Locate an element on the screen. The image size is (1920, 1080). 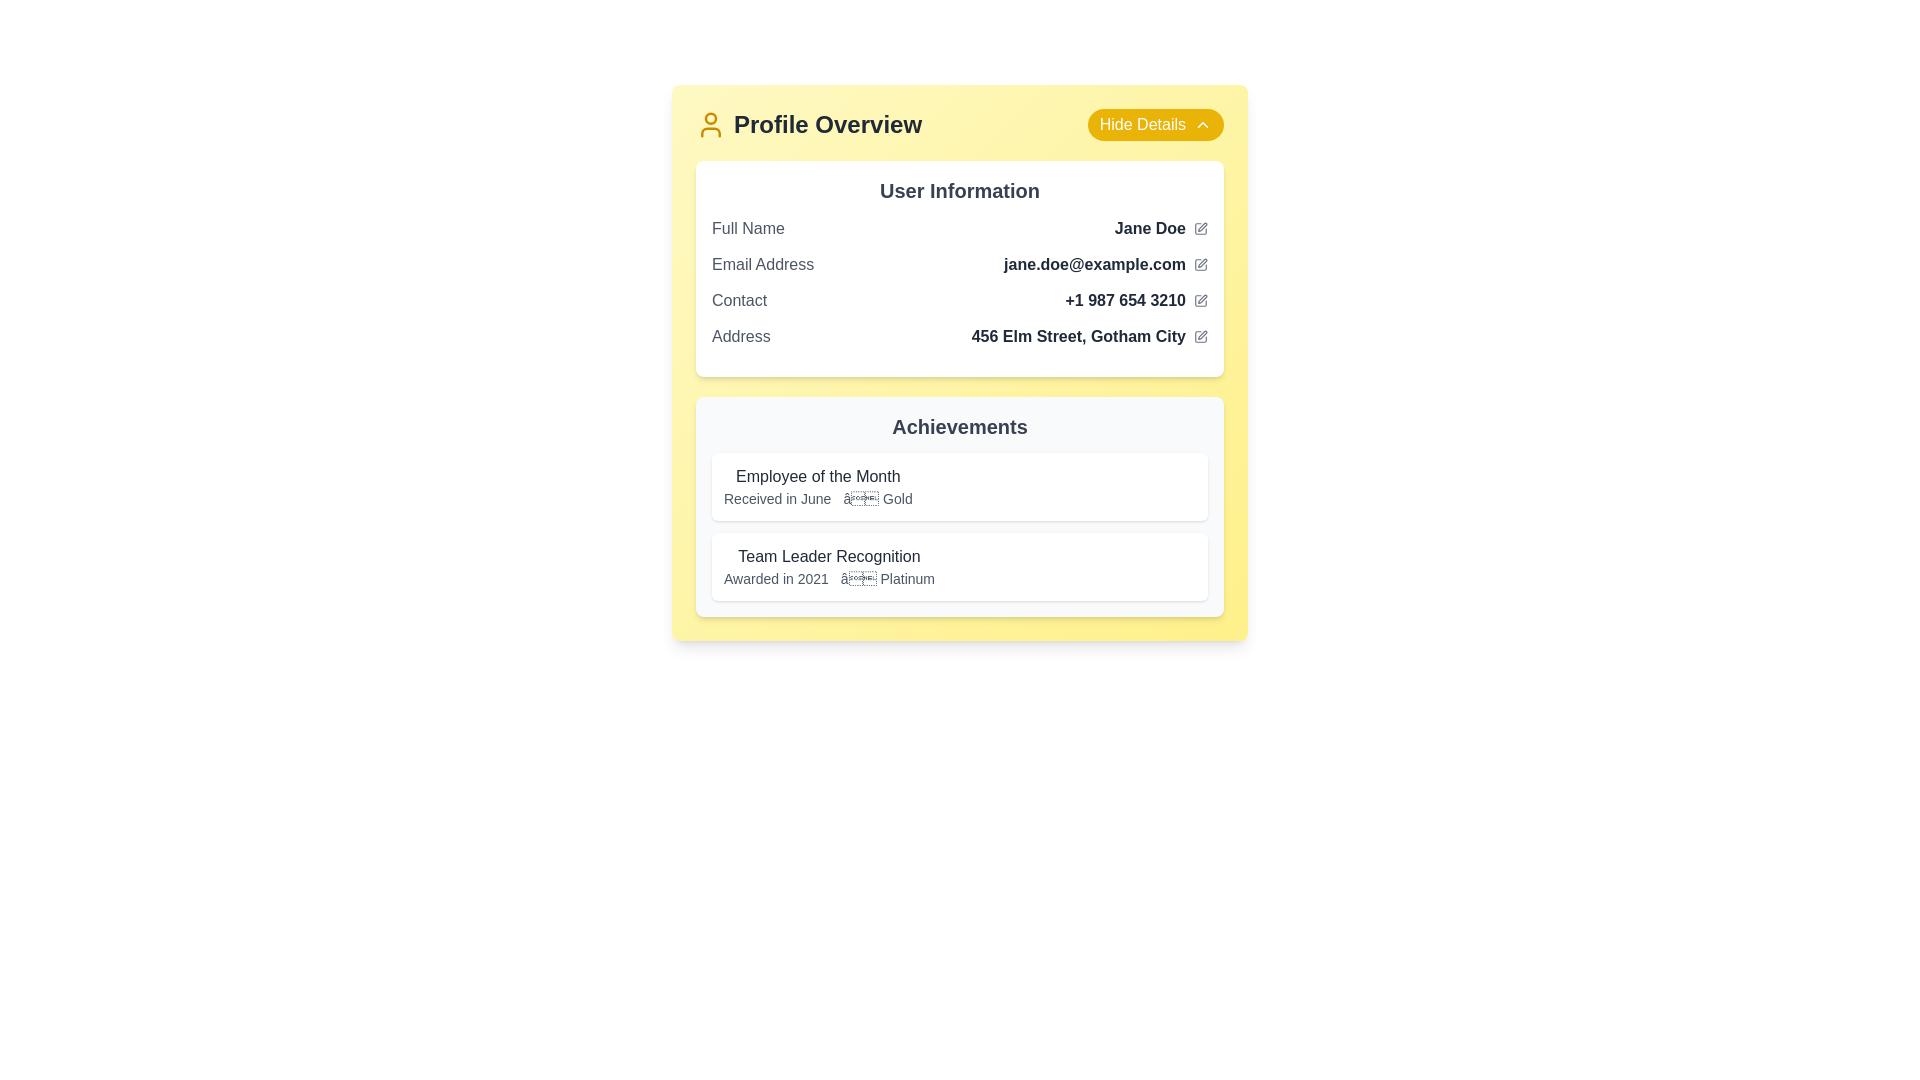
the address information text displayed in the 'Address' section of the 'User Information' card, located to the right of the label 'Address' is located at coordinates (1088, 335).